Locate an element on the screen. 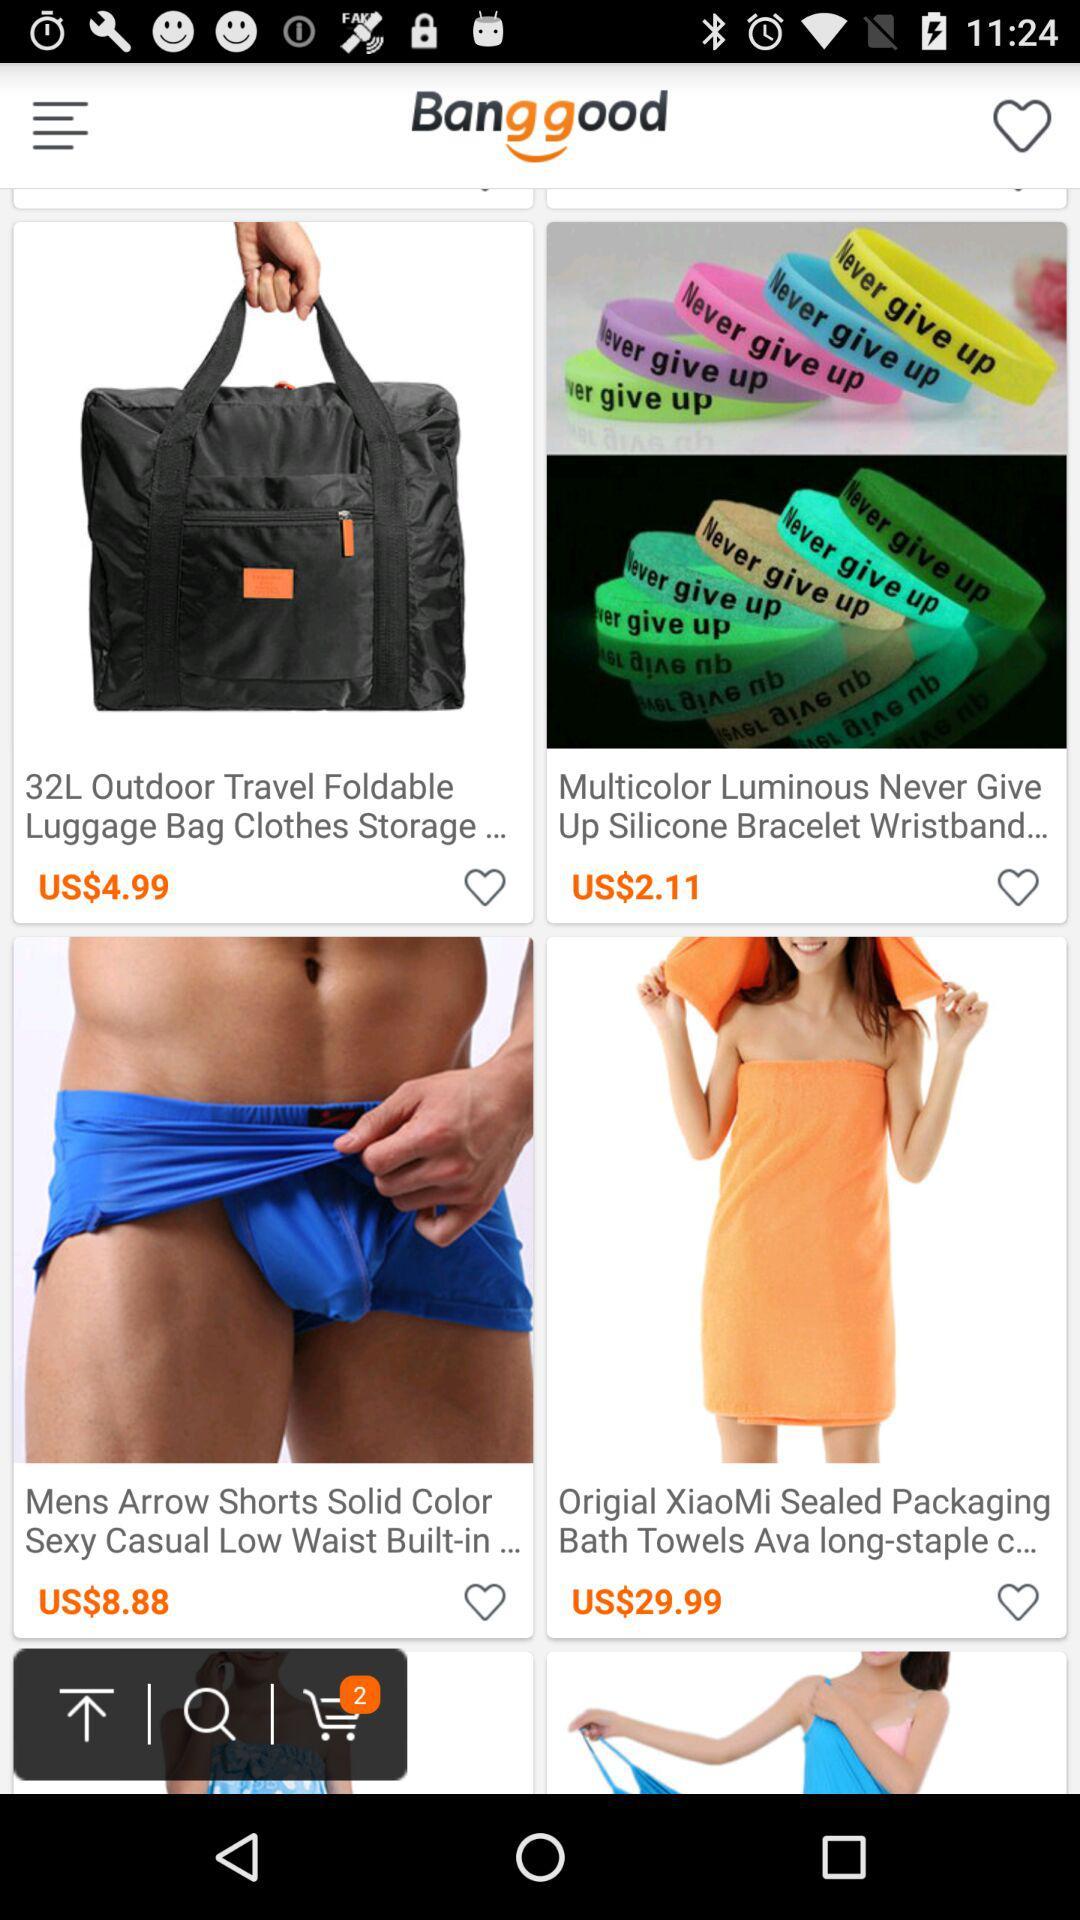 The width and height of the screenshot is (1080, 1920). favorite is located at coordinates (1018, 1600).